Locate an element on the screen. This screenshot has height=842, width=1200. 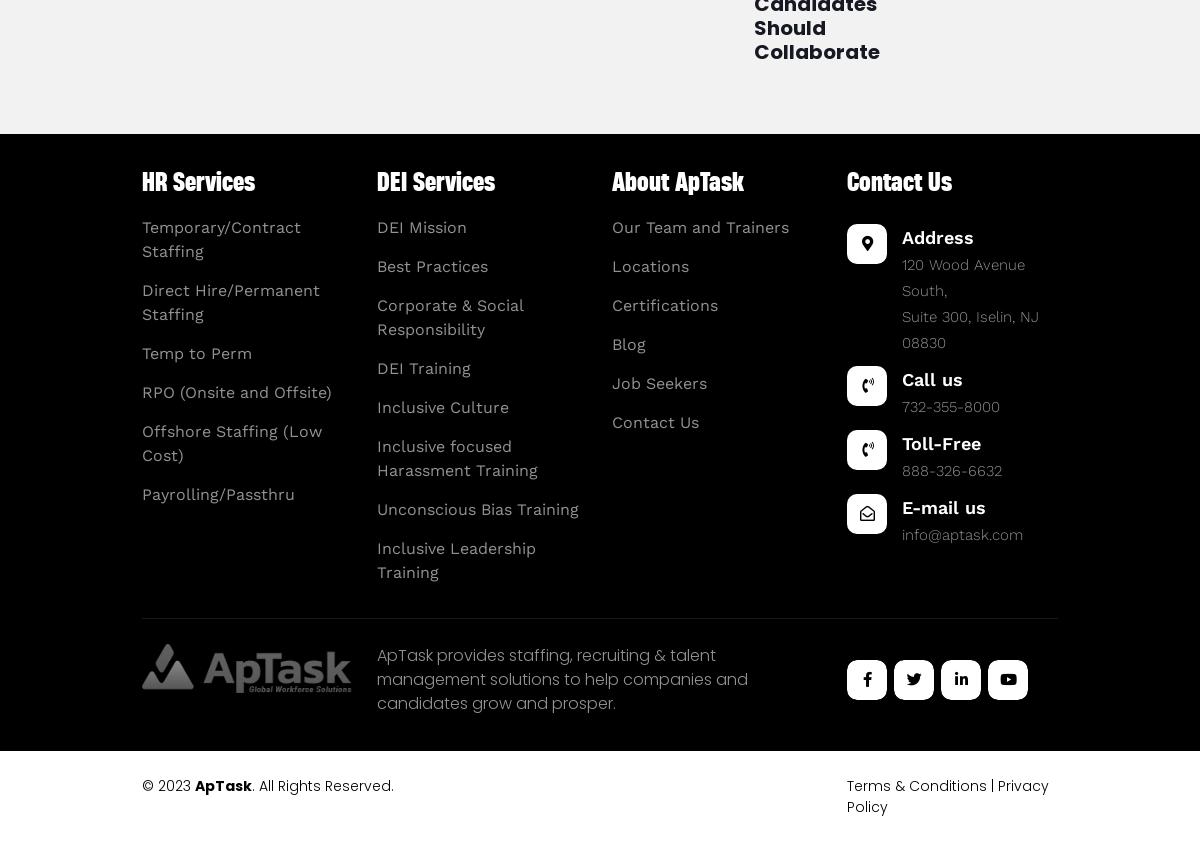
'info@aptask.com' is located at coordinates (962, 532).